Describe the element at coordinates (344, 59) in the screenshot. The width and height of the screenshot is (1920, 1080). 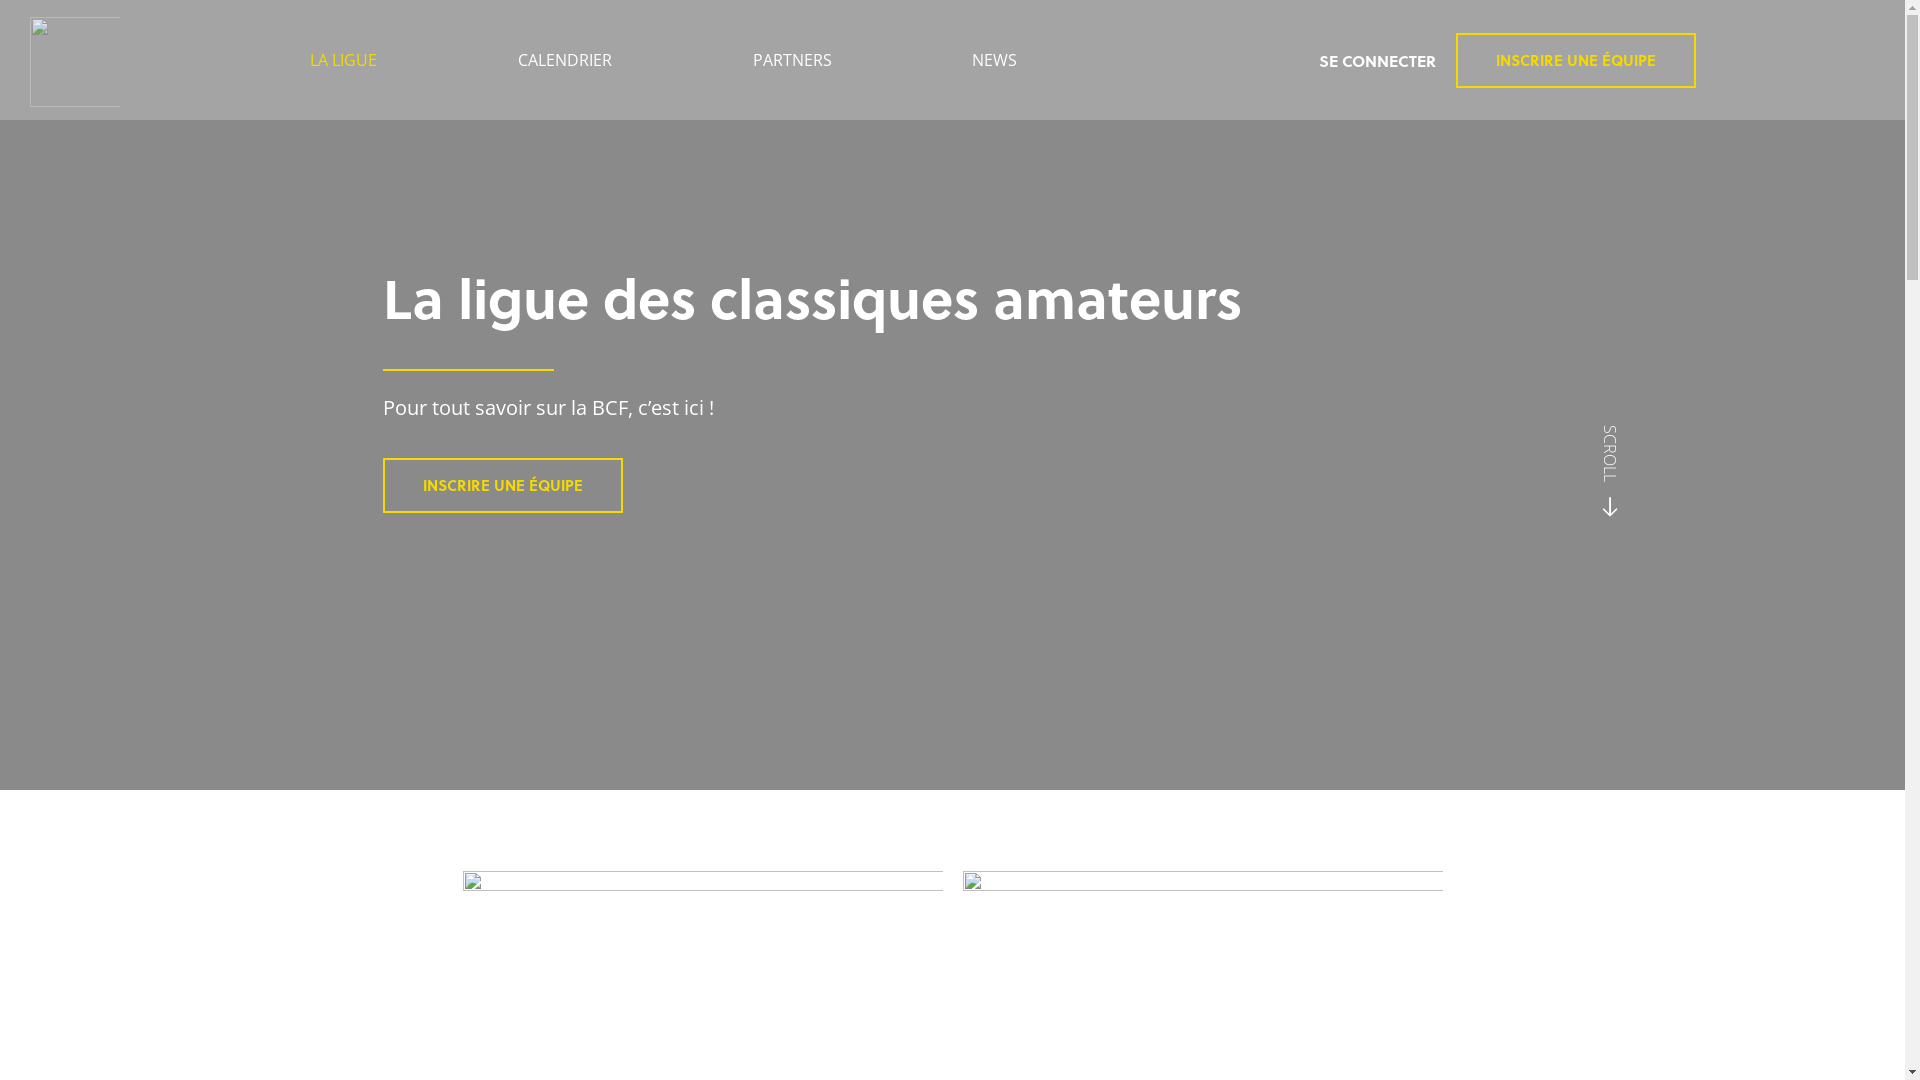
I see `'LA LIGUE'` at that location.